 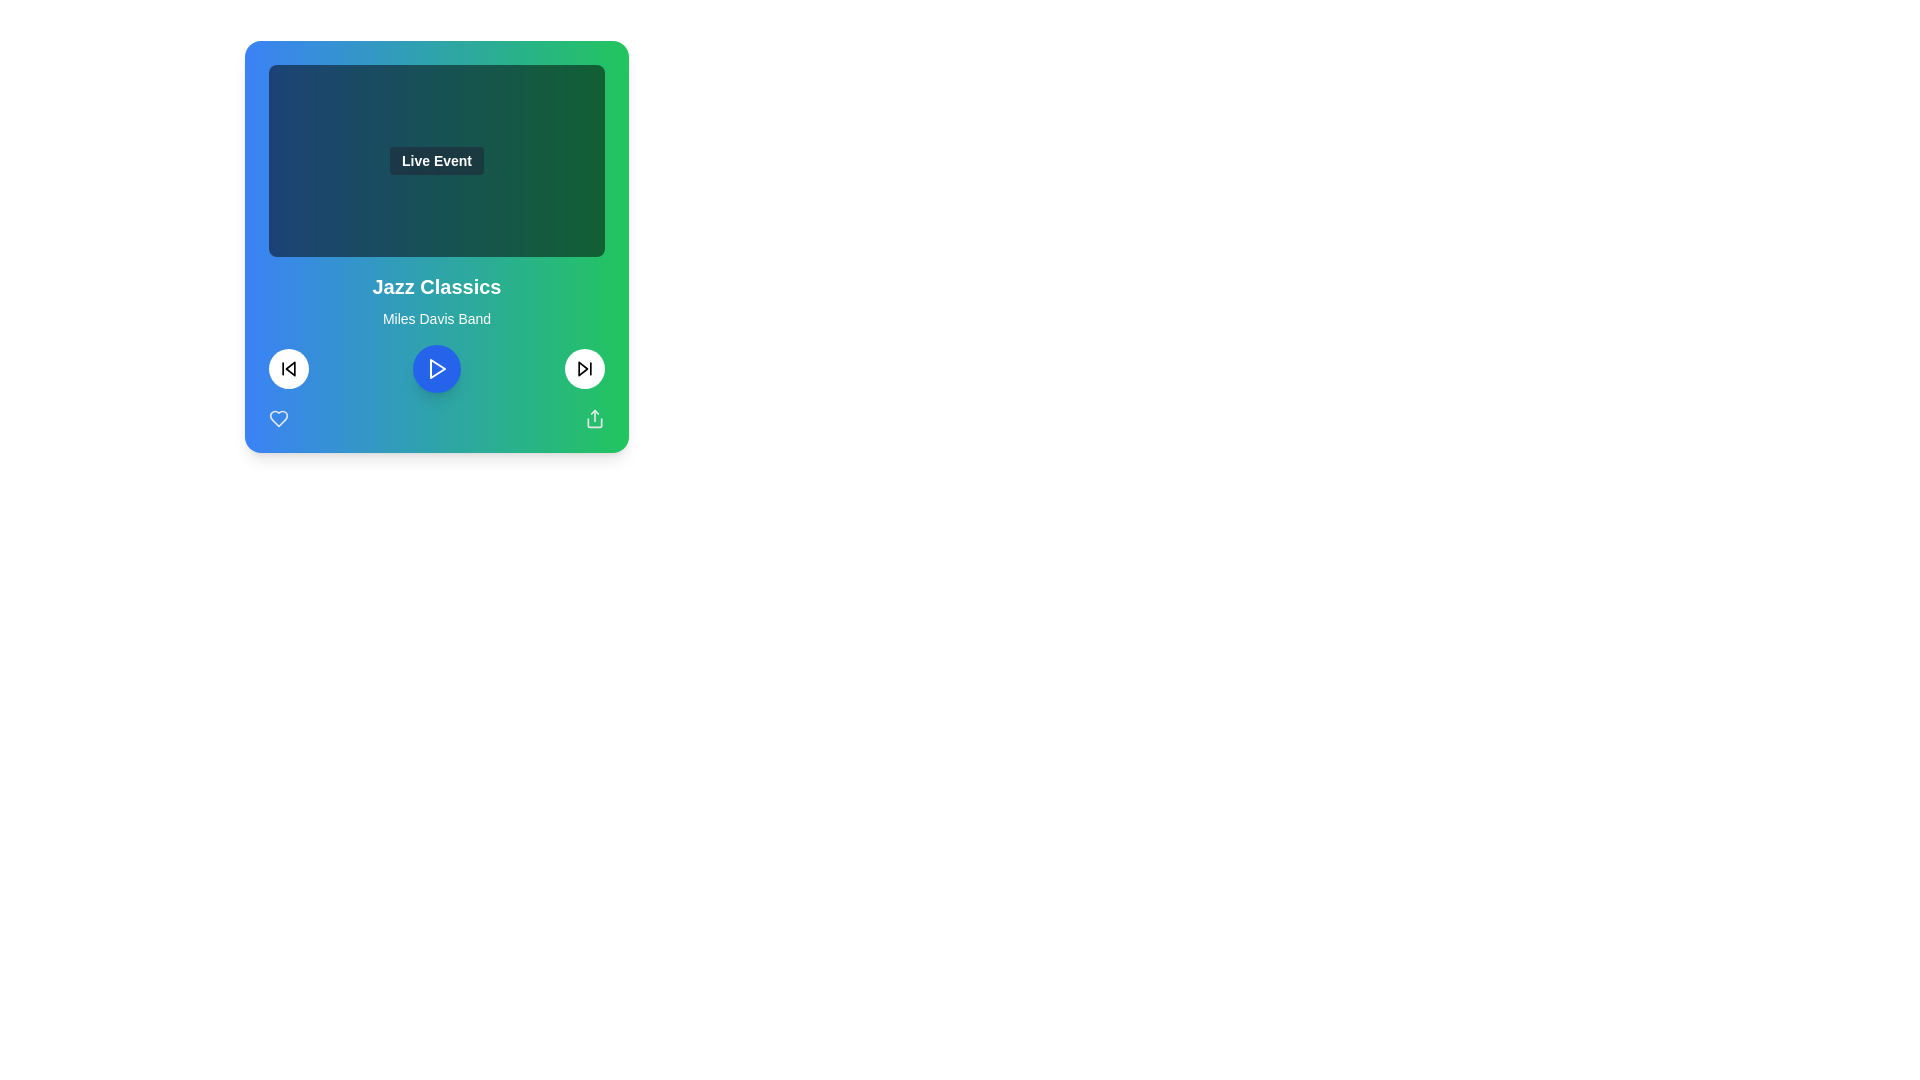 I want to click on the play button, which is a right-pointing triangle styled in white on a blue circular background, located at the center of the bottom section of the music player card, so click(x=436, y=369).